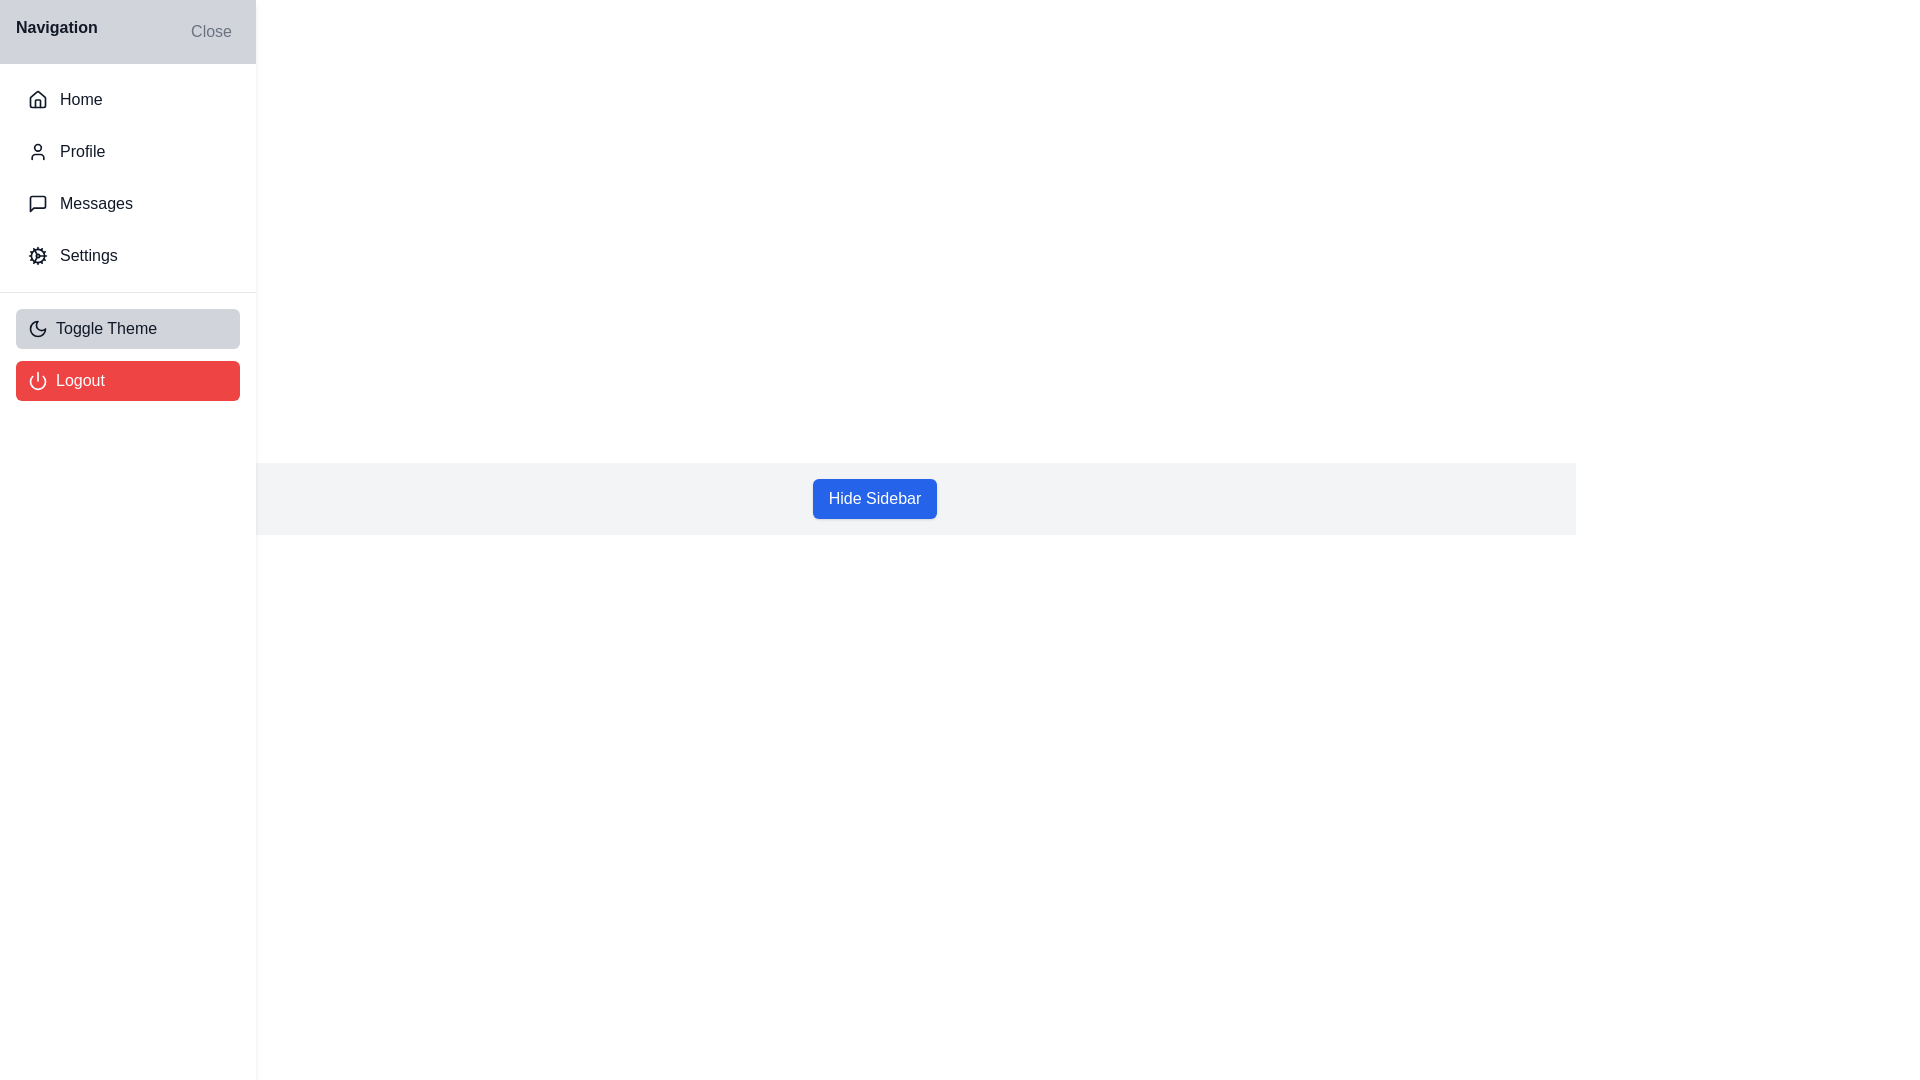 This screenshot has width=1920, height=1080. What do you see at coordinates (38, 254) in the screenshot?
I see `the outermost circular shape of the settings cog icon in the left sidebar, which serves as a decorative graphic element` at bounding box center [38, 254].